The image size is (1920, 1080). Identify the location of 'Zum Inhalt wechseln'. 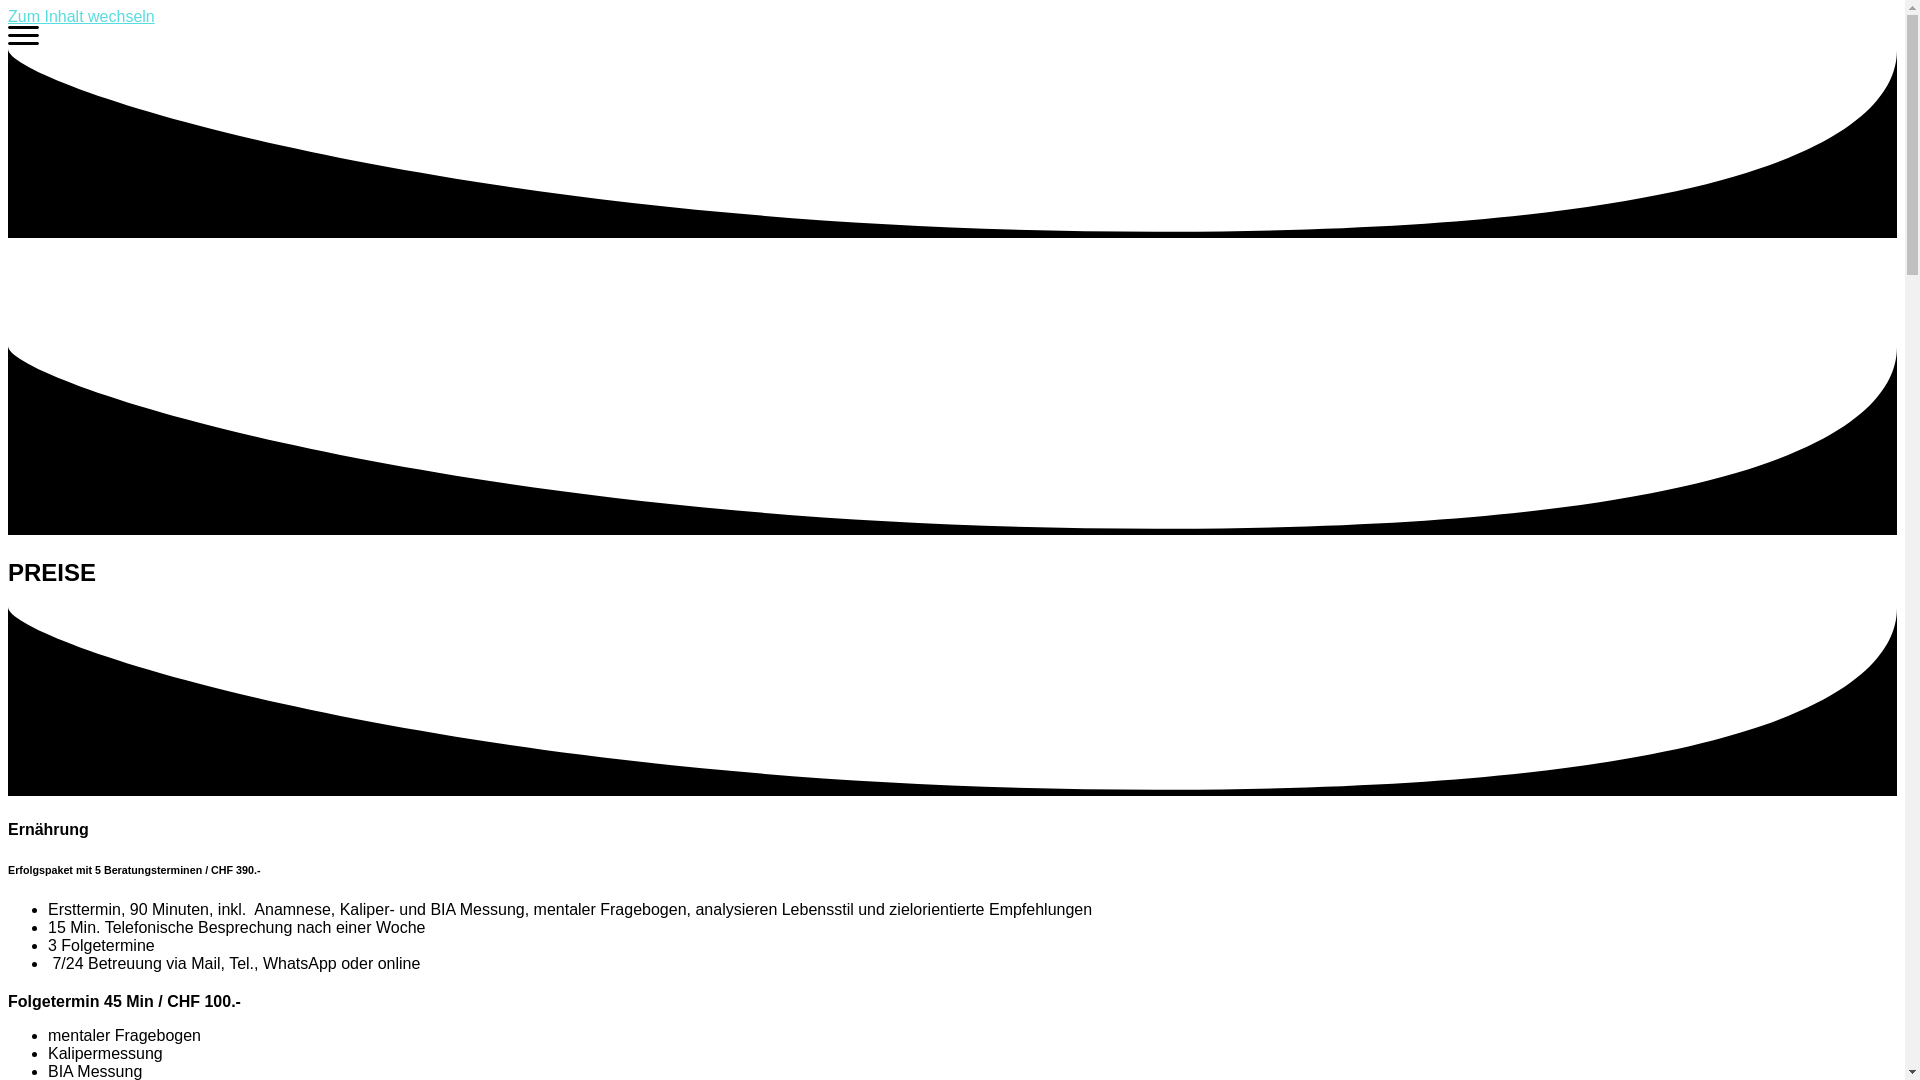
(80, 16).